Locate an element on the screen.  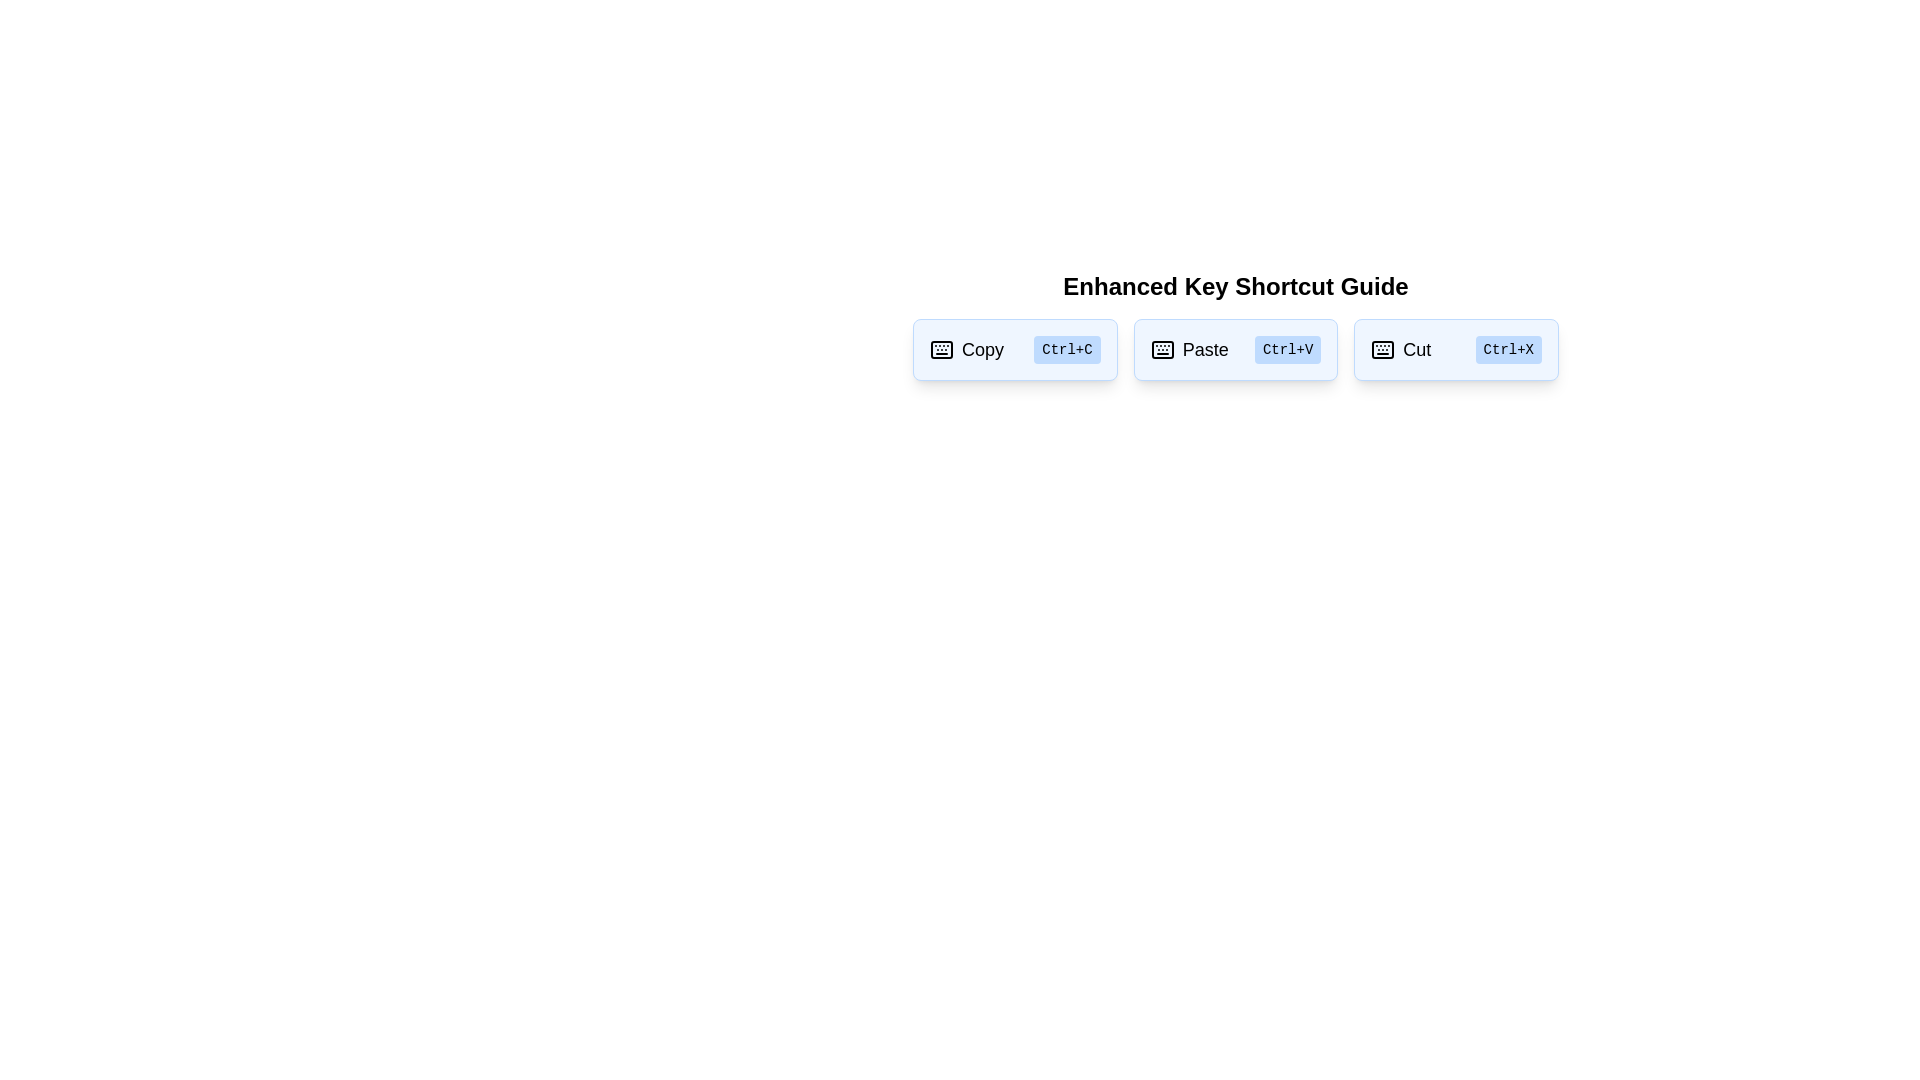
the Paste Label or Text Indicator, which is the second item in the row labeled 'Copy', 'Paste', and 'Cut', located between the 'Copy' and 'Cut' elements, providing a visual cue for pasting functionality is located at coordinates (1204, 349).